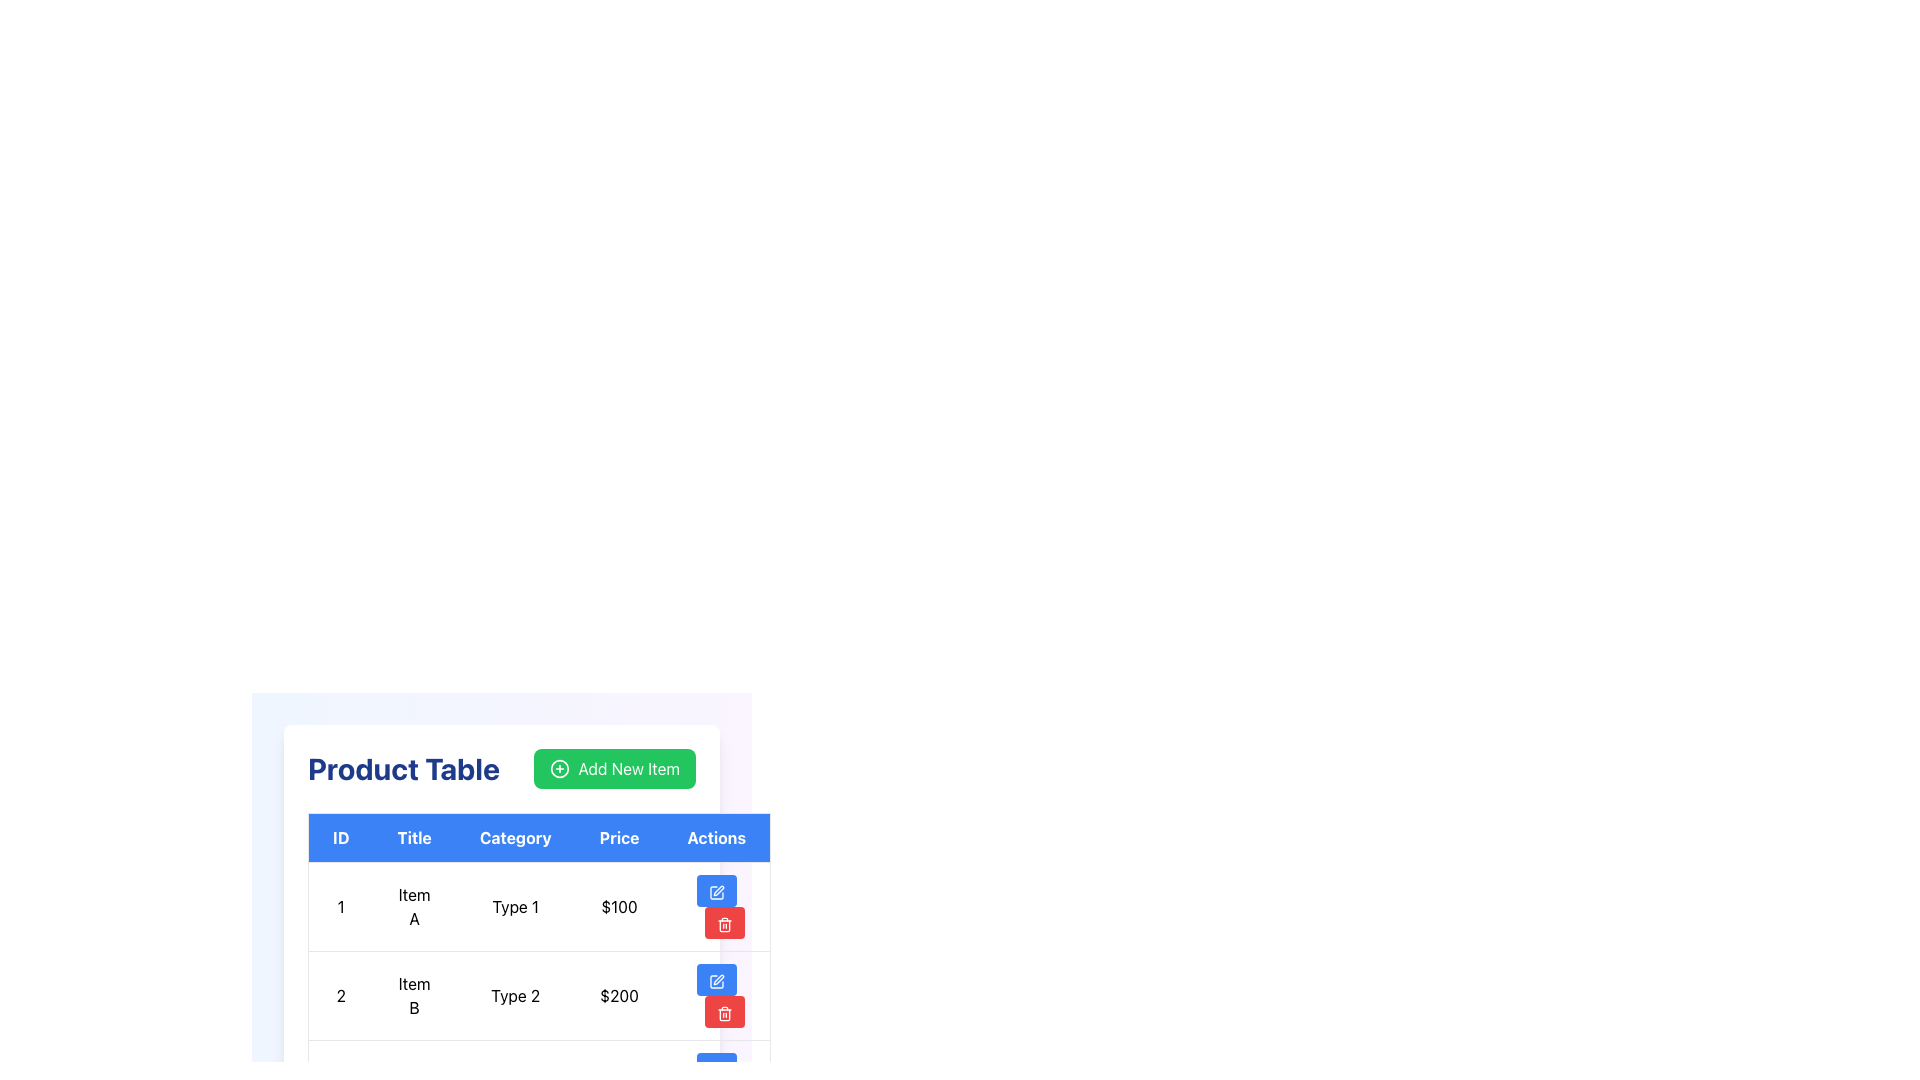 This screenshot has height=1080, width=1920. I want to click on the 'Category' column header in the table, which is the third header from the left between 'Title' and 'Price', so click(515, 837).